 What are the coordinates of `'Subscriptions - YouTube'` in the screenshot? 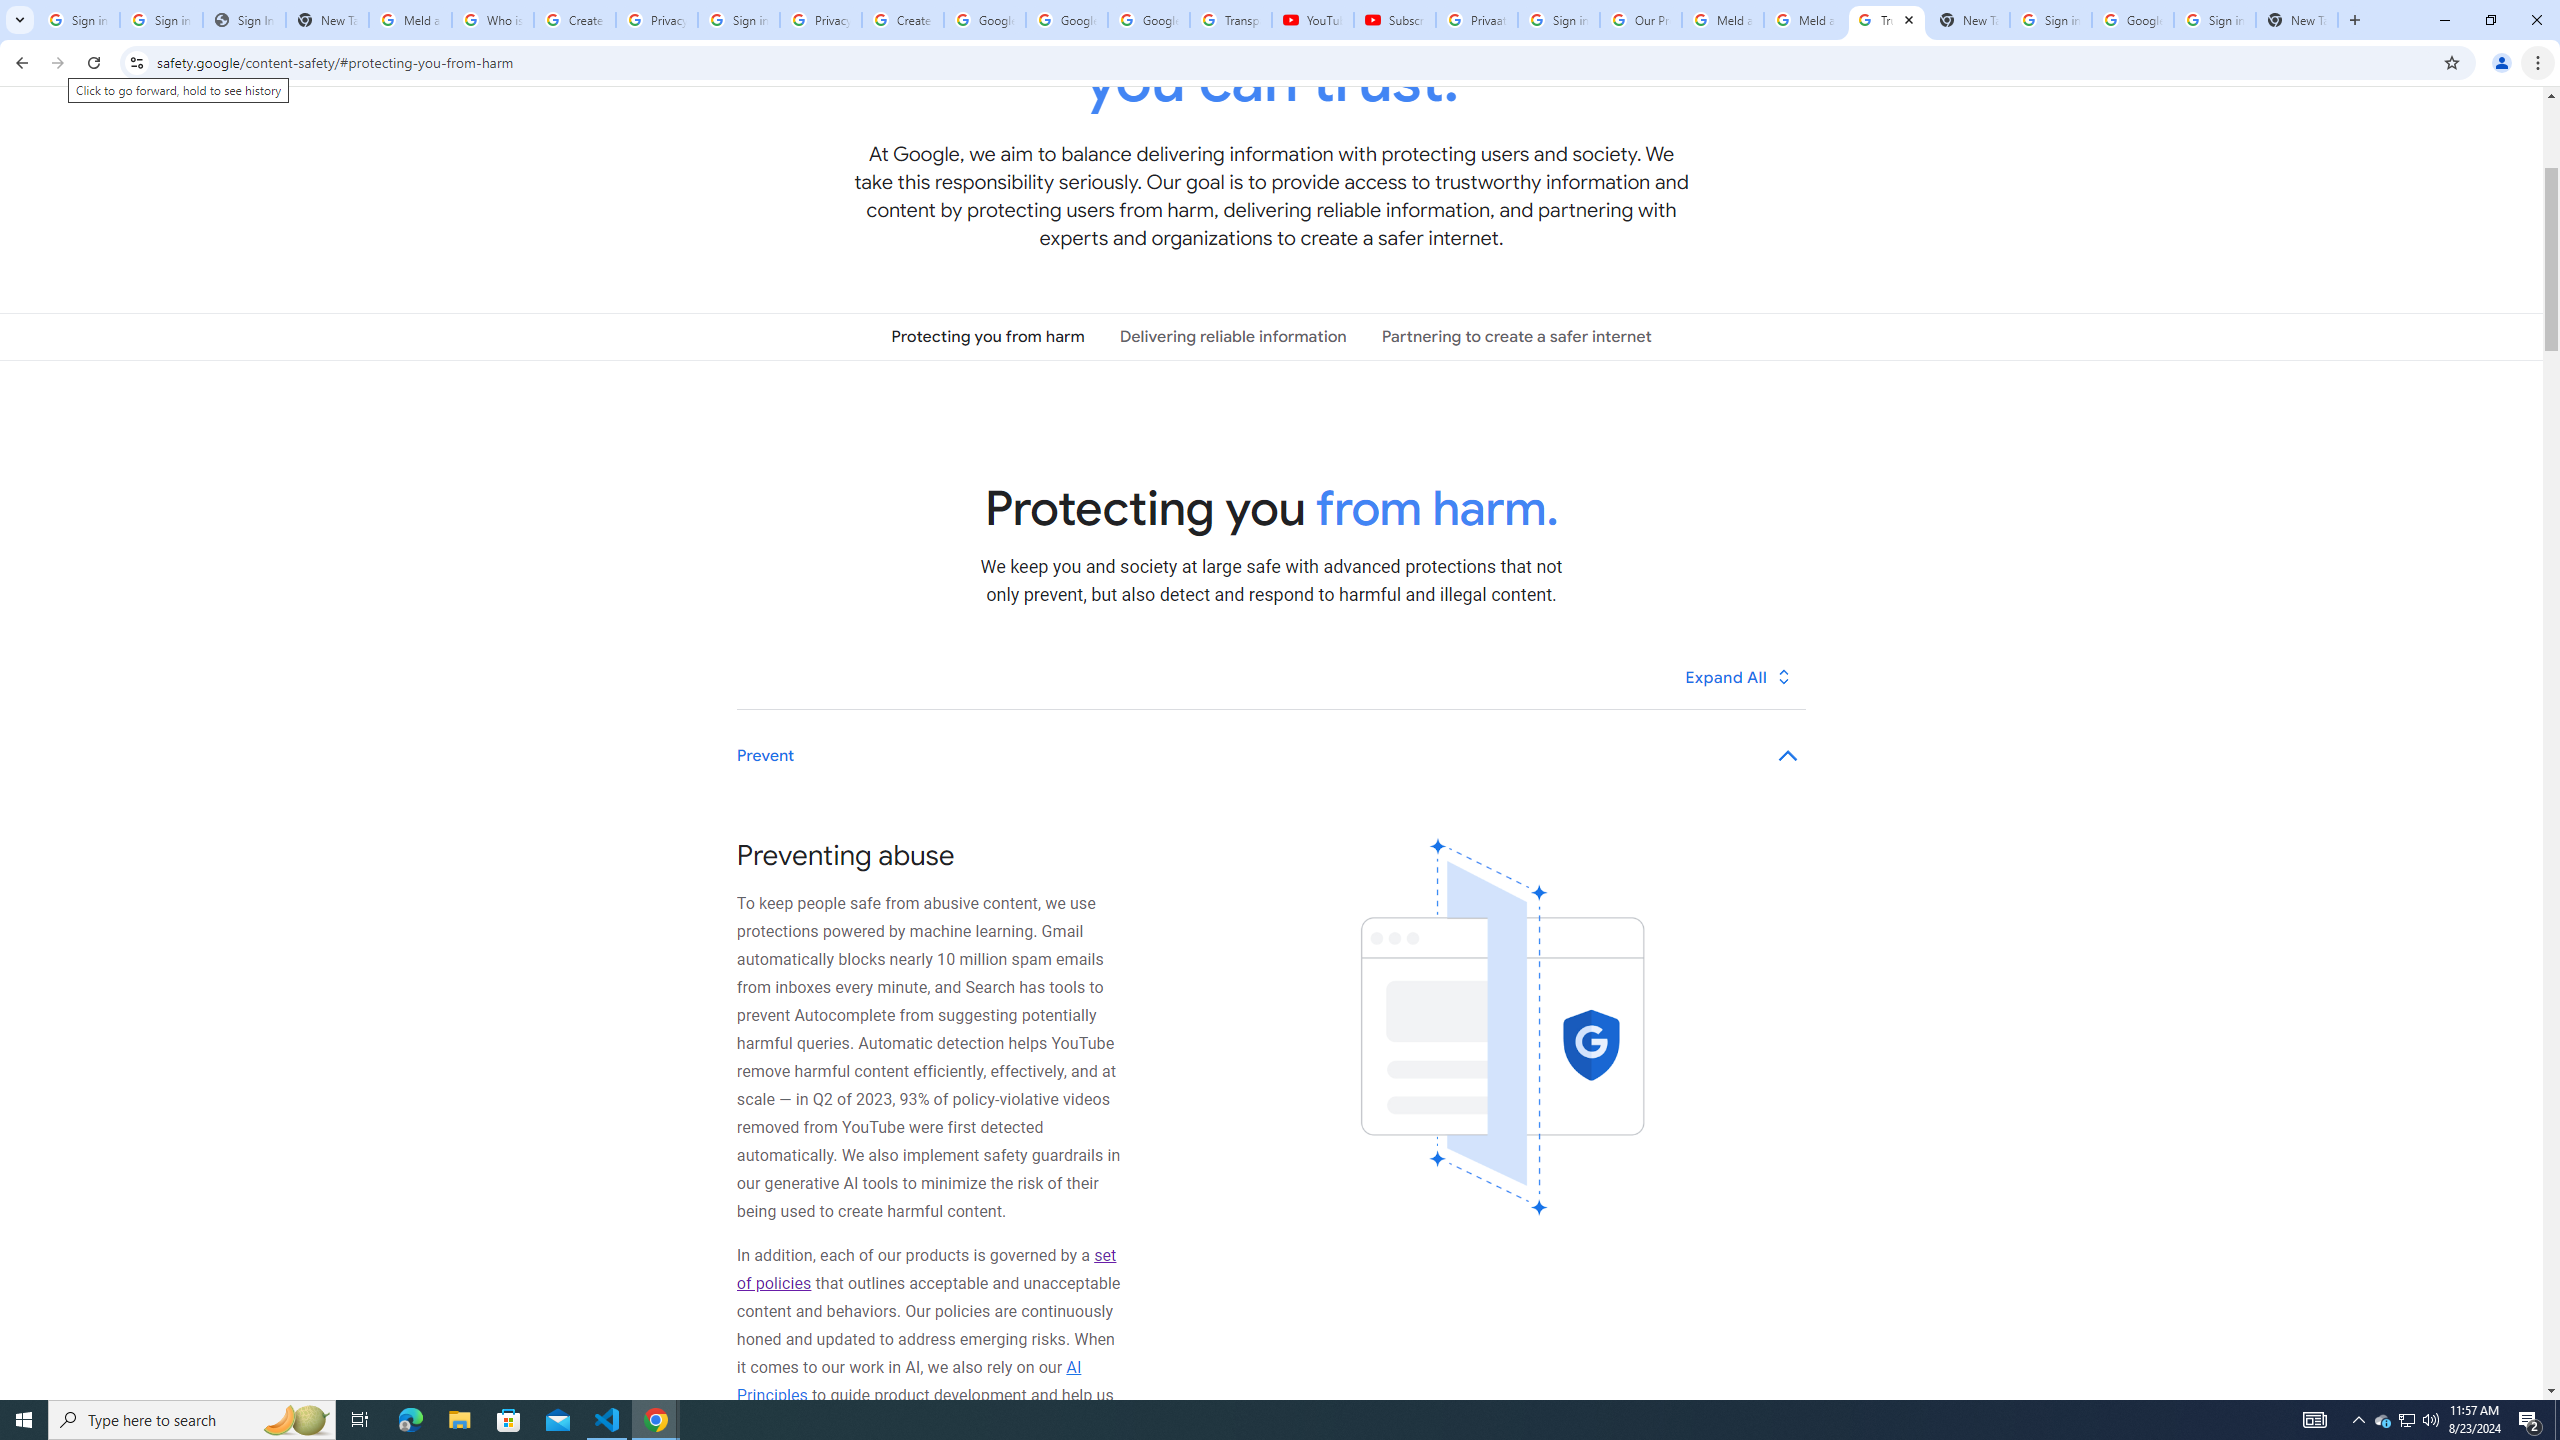 It's located at (1393, 19).